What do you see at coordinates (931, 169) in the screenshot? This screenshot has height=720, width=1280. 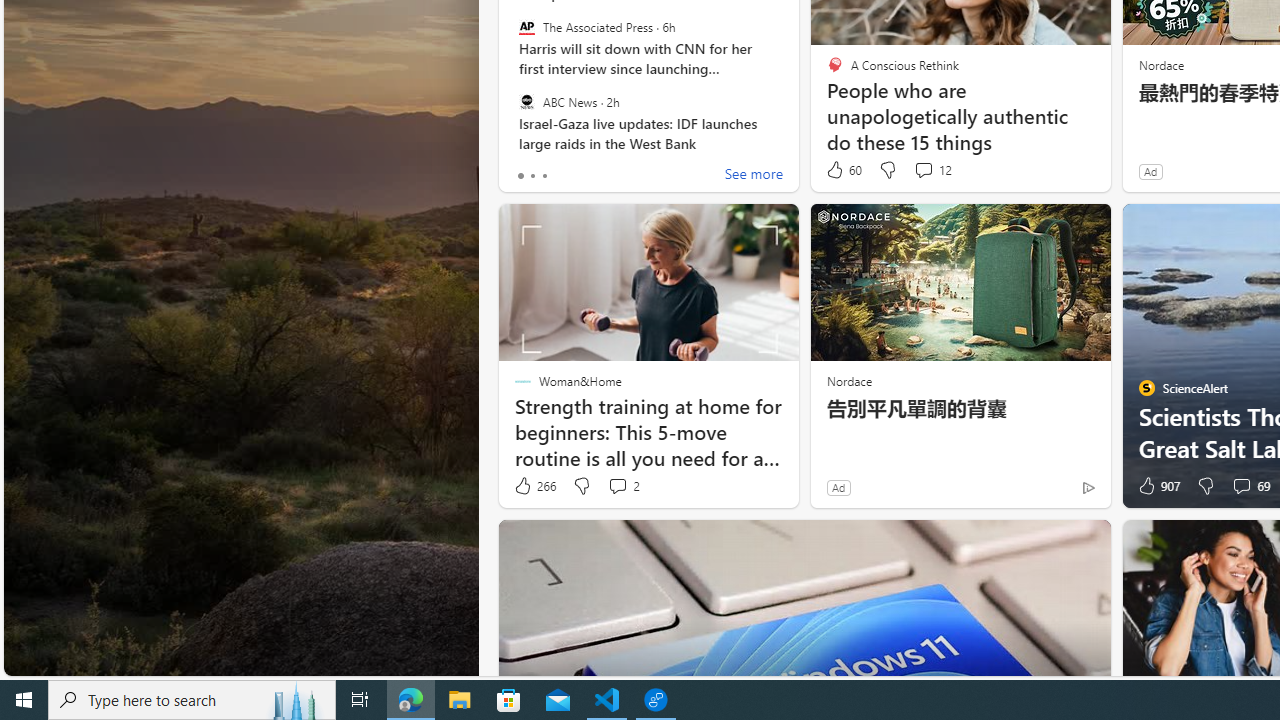 I see `'View comments 12 Comment'` at bounding box center [931, 169].